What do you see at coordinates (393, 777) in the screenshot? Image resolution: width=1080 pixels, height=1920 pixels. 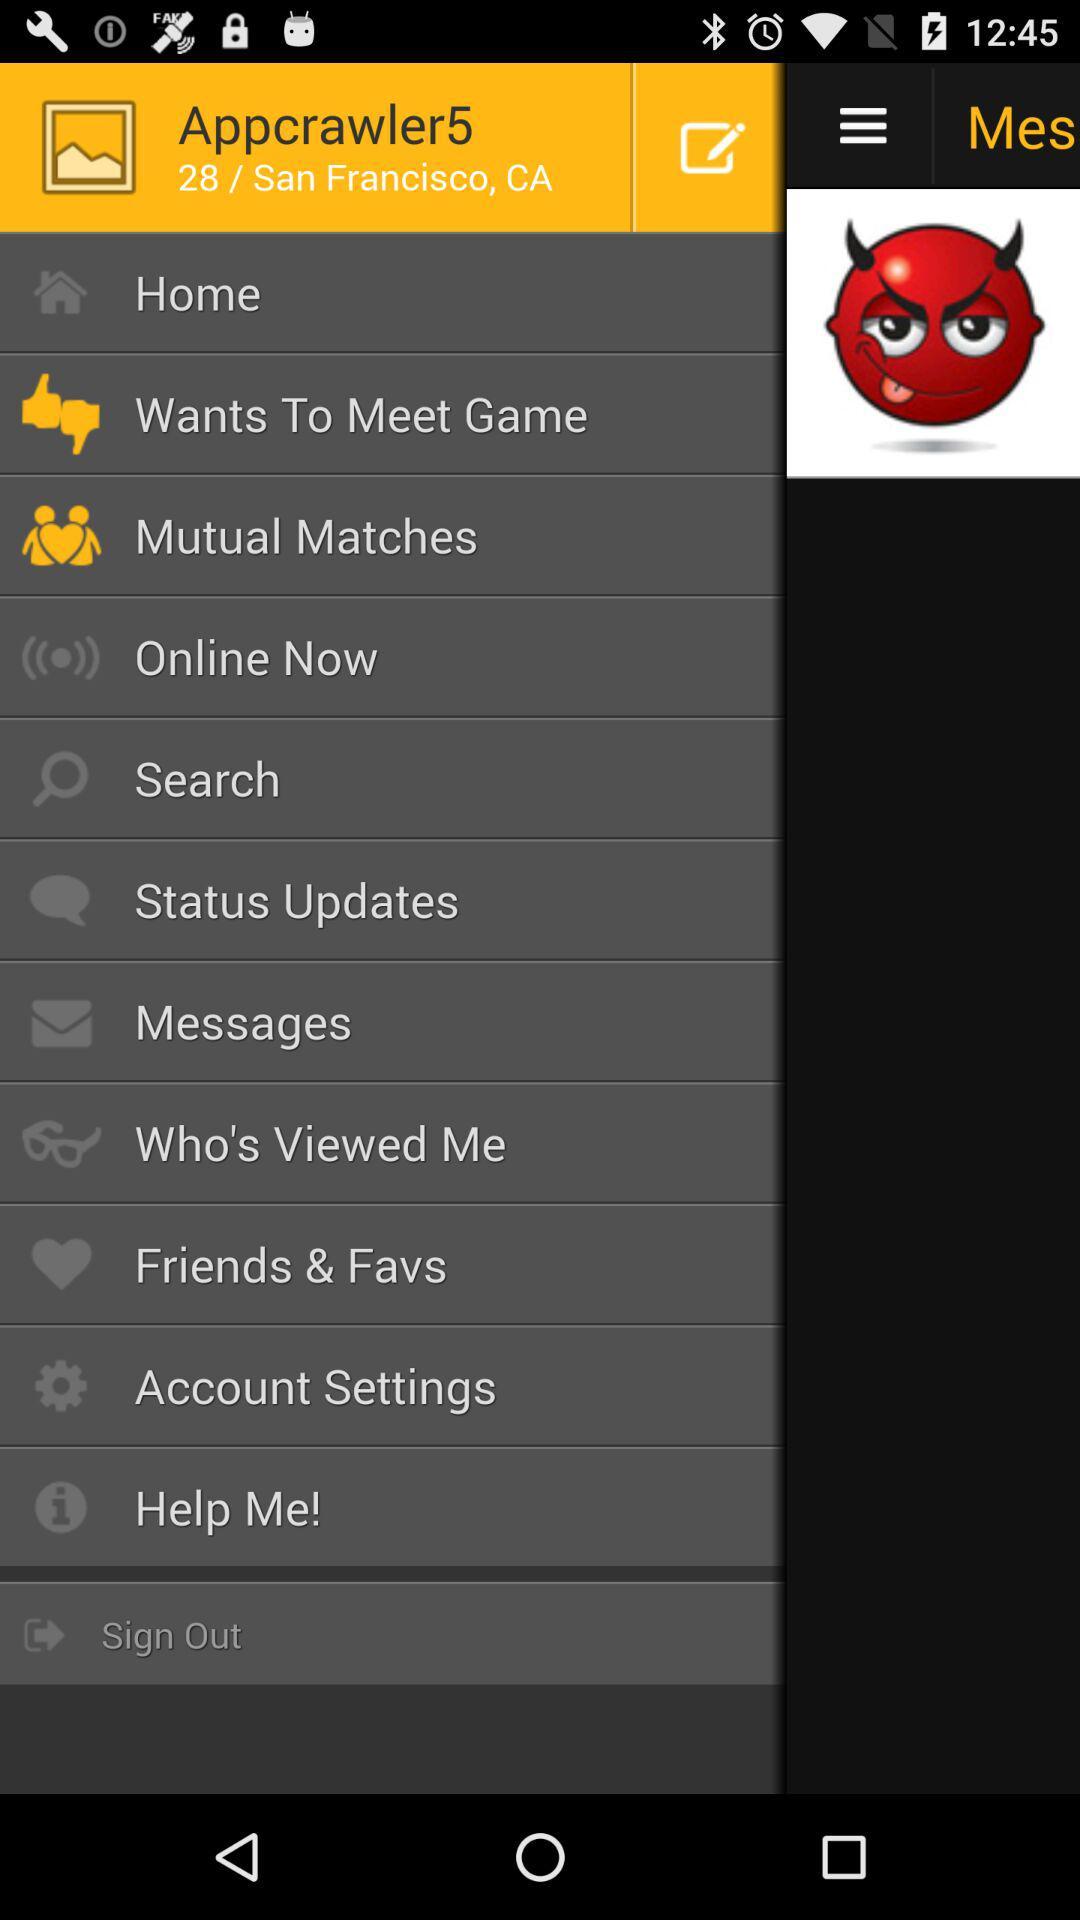 I see `the button above the status updates button` at bounding box center [393, 777].